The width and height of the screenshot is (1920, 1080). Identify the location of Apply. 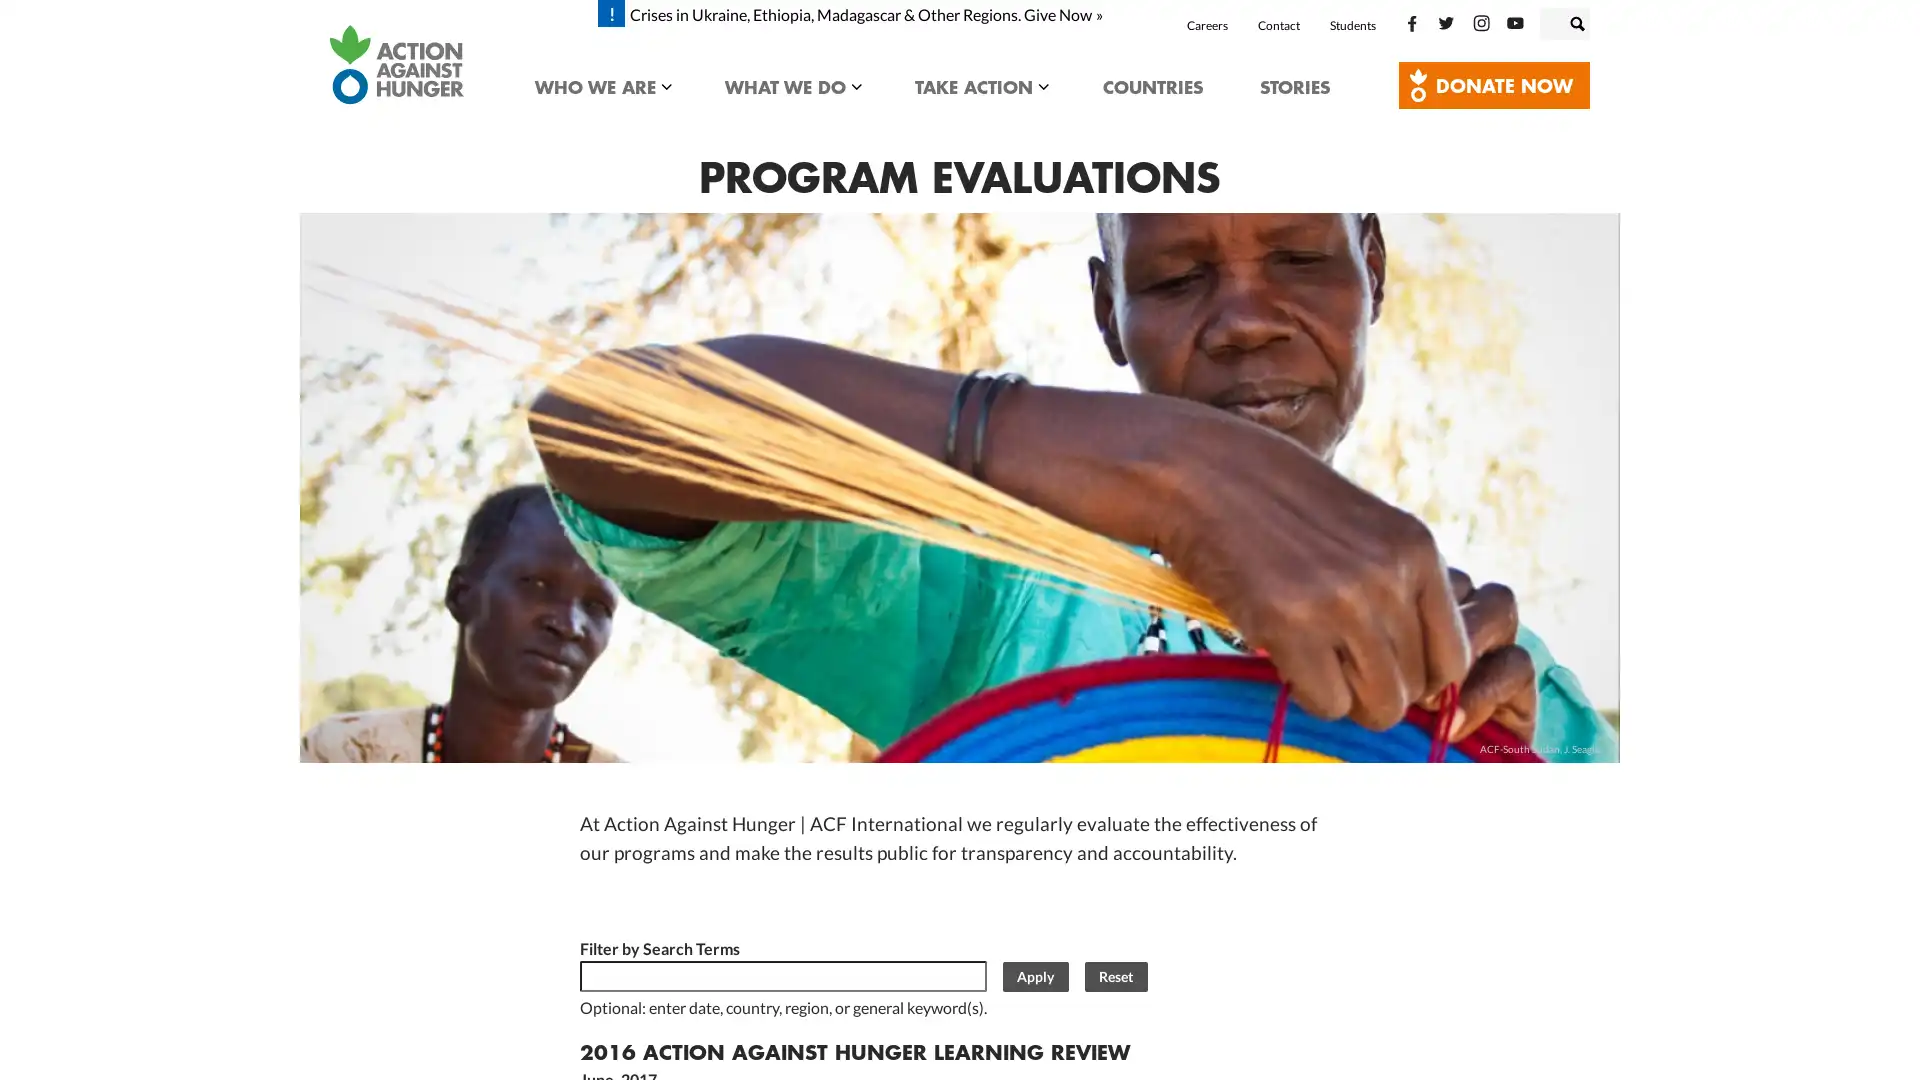
(1035, 975).